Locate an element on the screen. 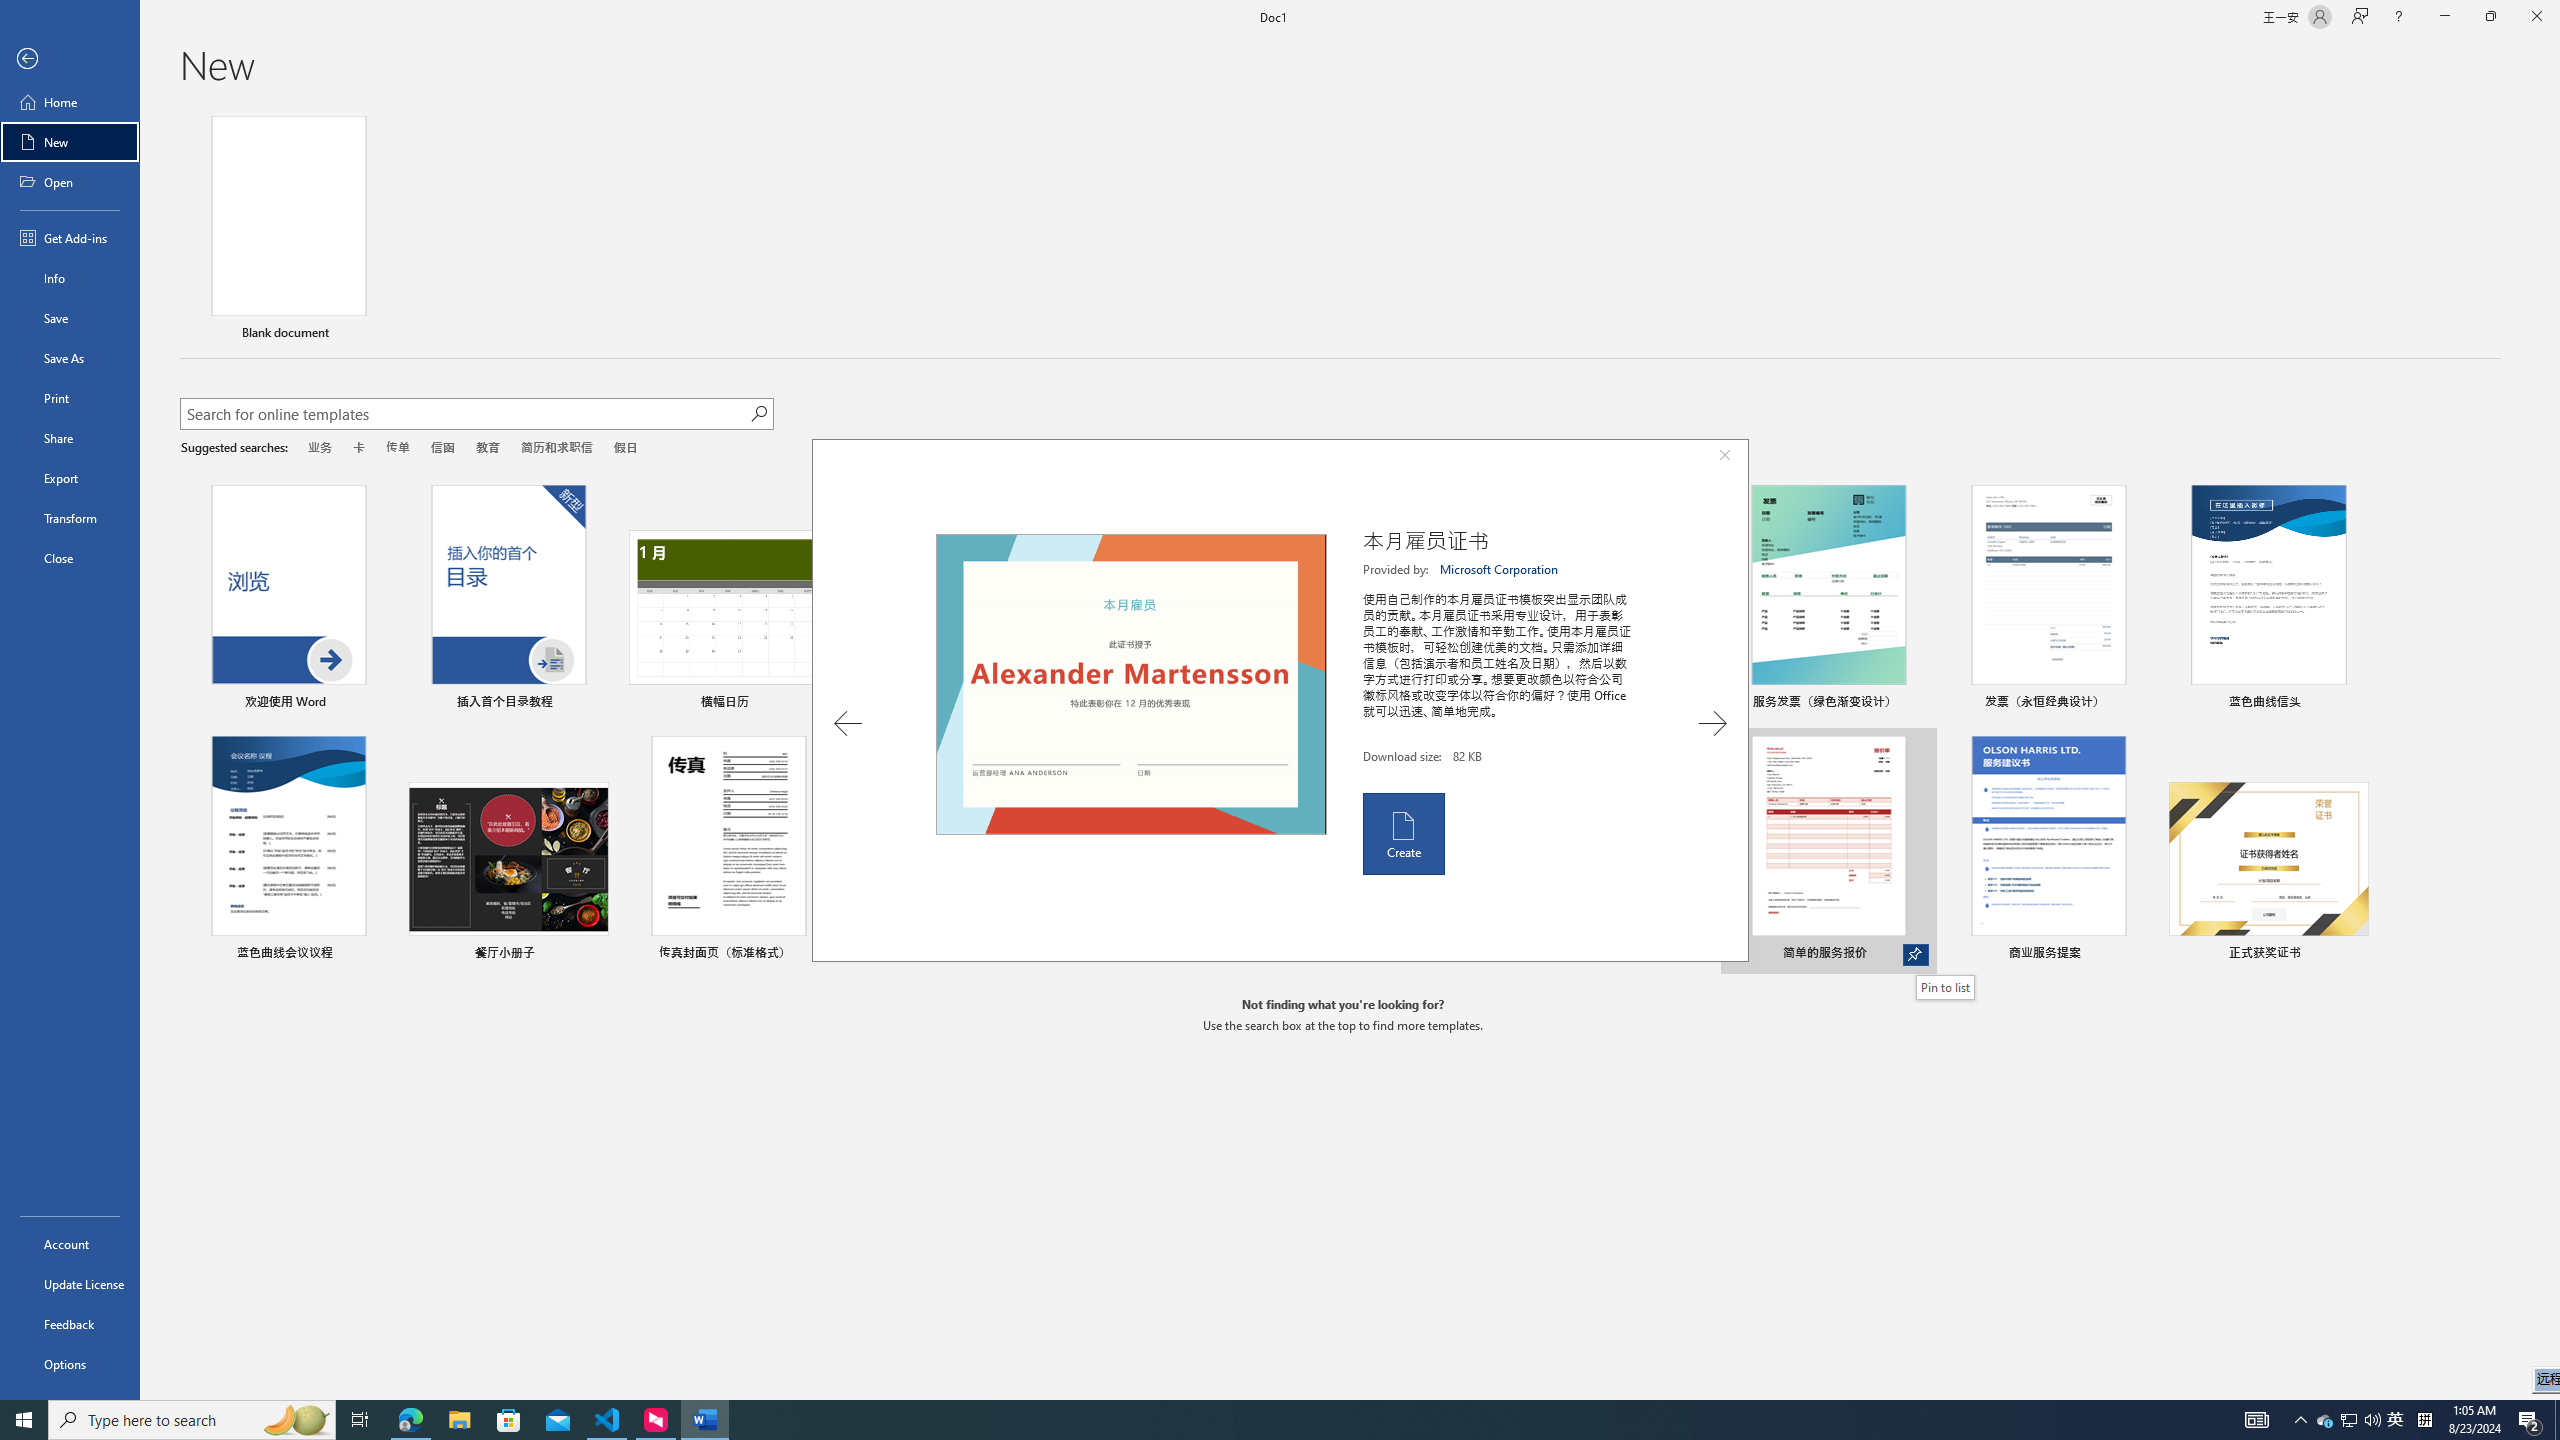 The height and width of the screenshot is (1440, 2560). 'Transform' is located at coordinates (69, 517).